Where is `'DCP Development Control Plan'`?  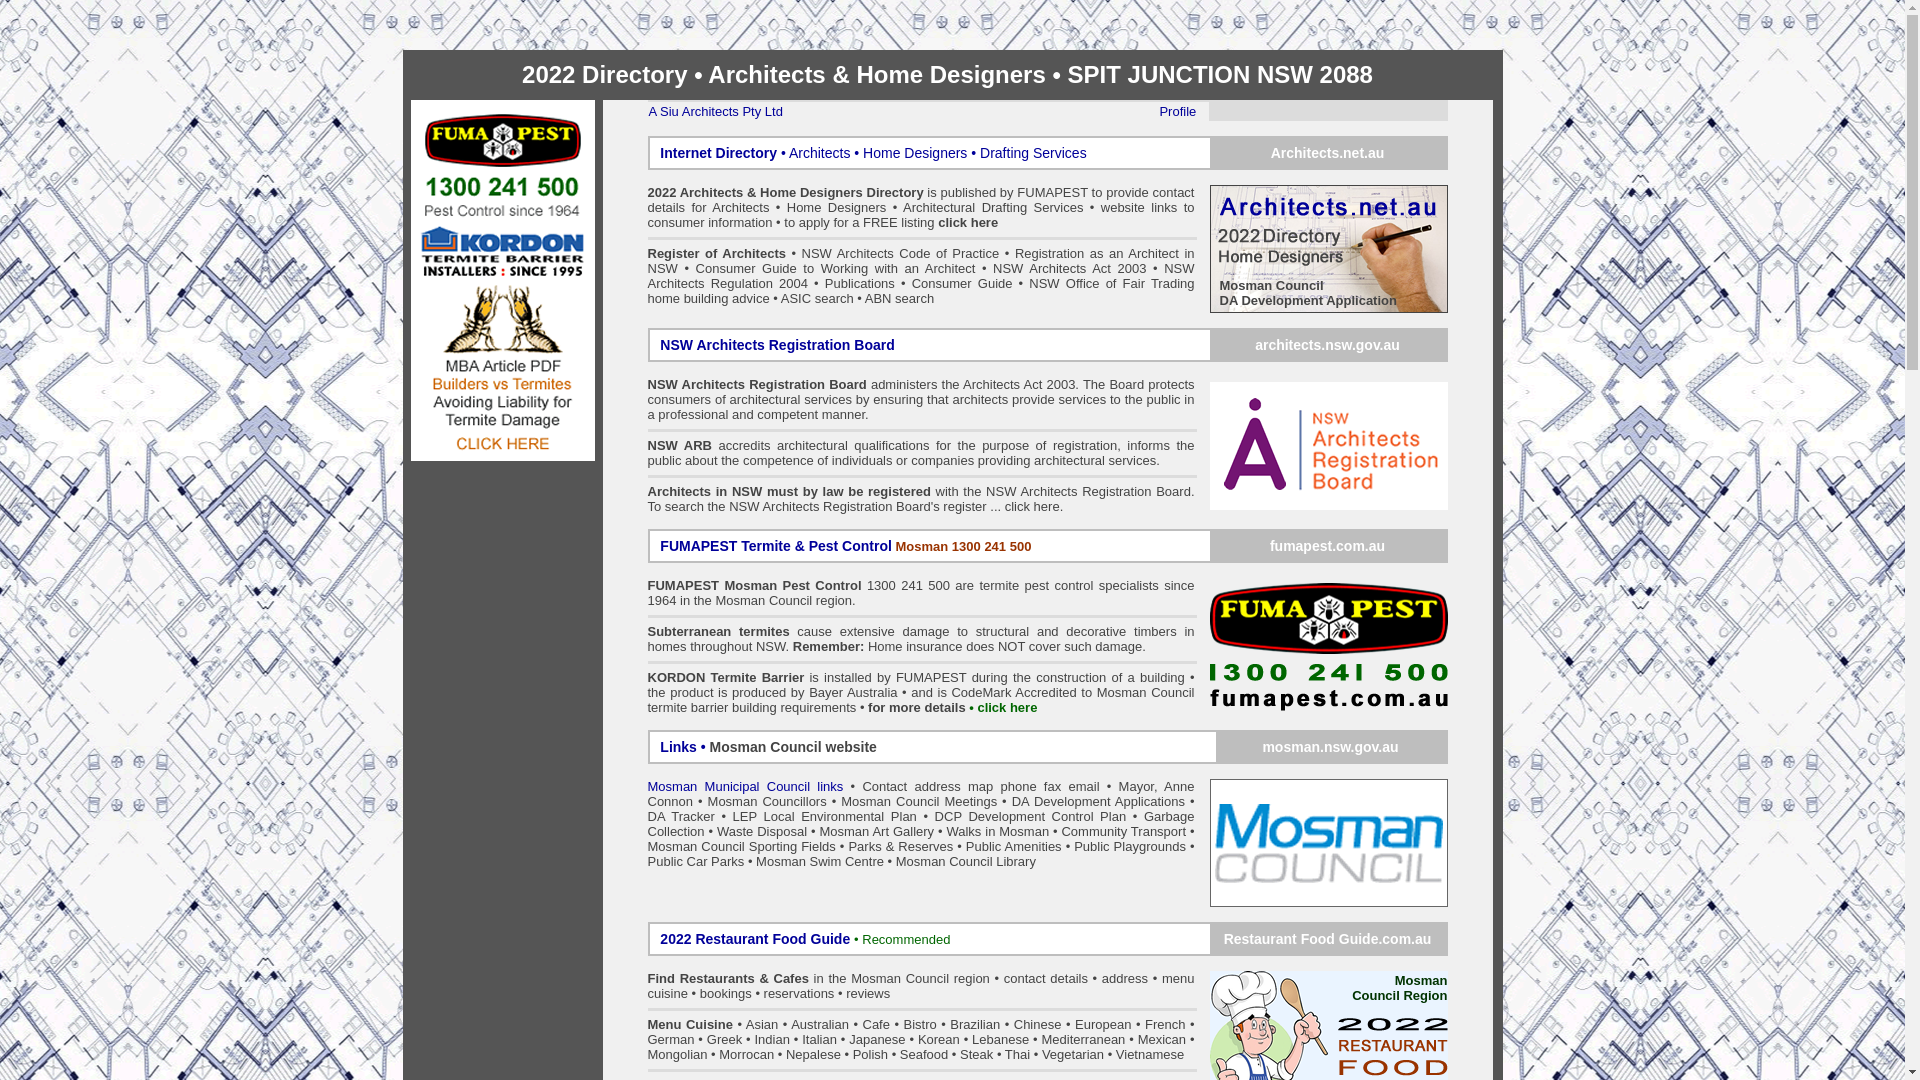
'DCP Development Control Plan' is located at coordinates (1031, 816).